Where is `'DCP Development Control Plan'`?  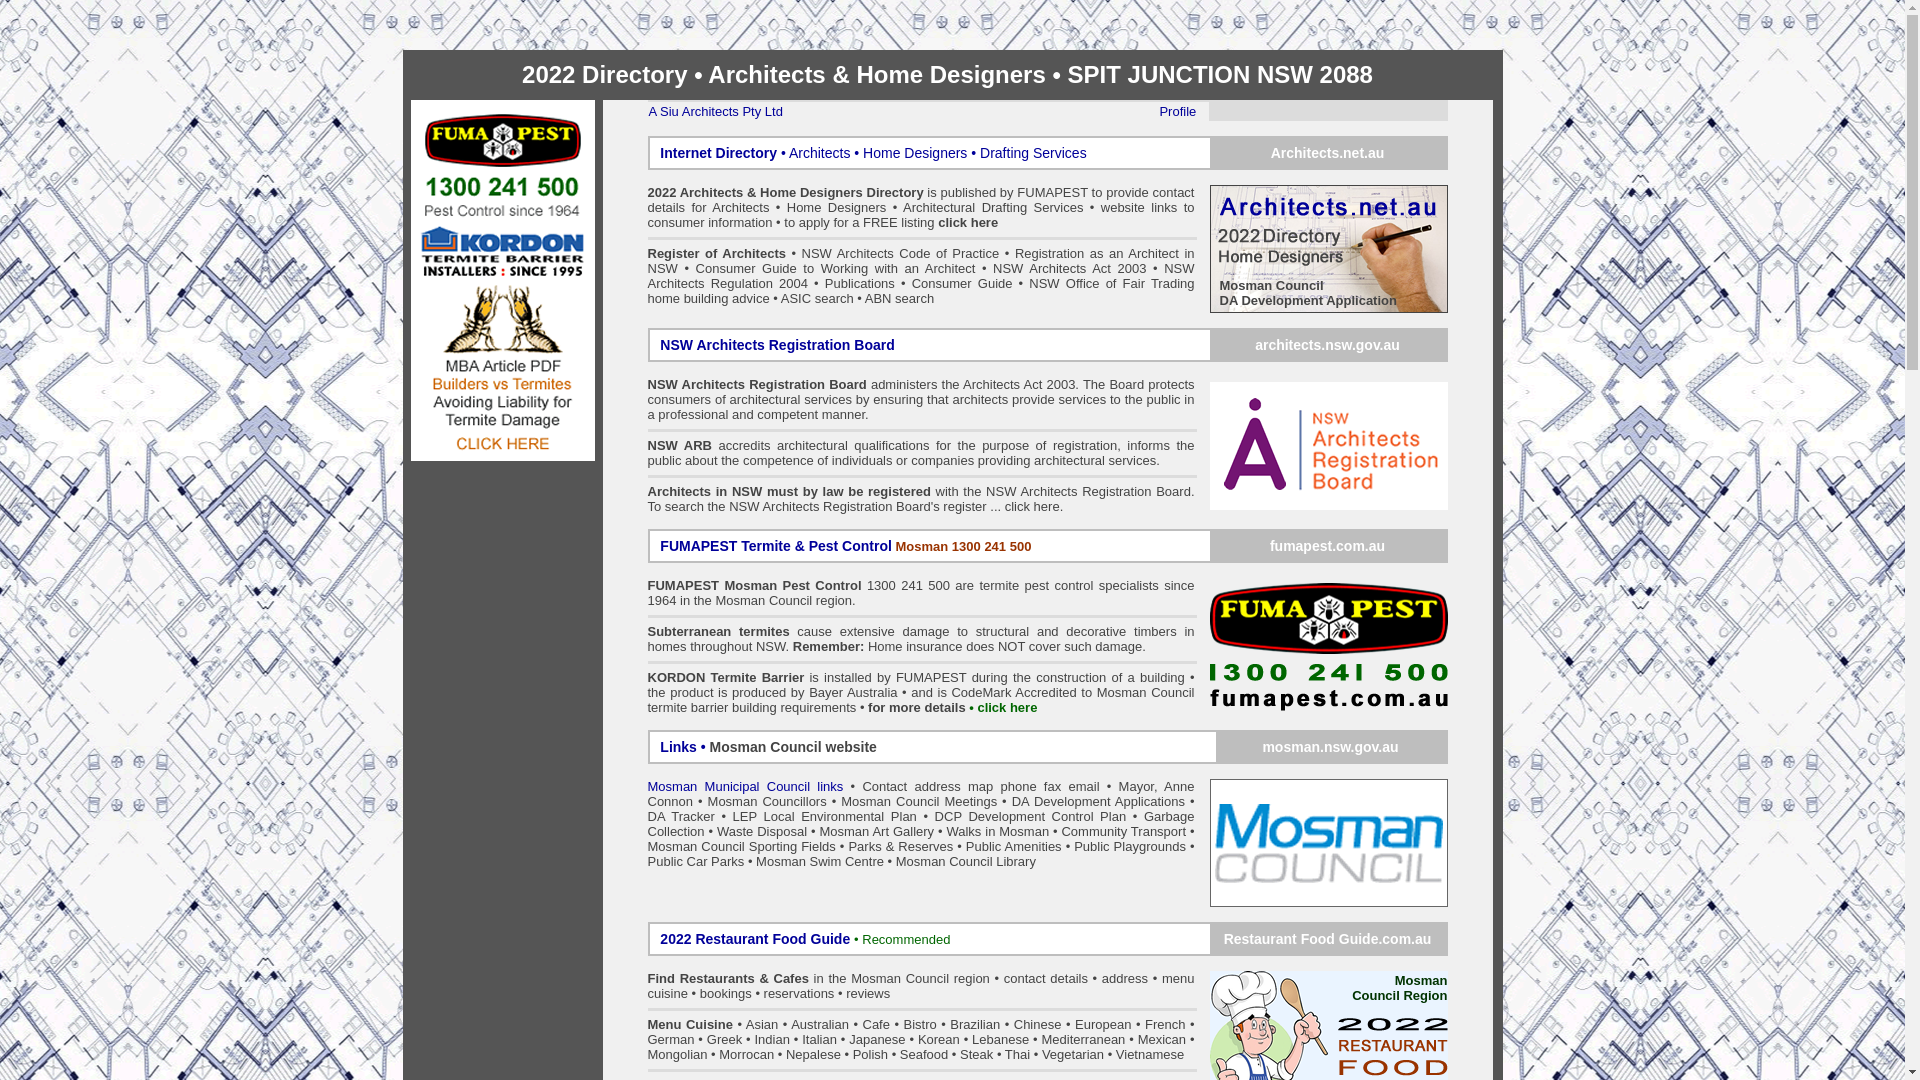
'DCP Development Control Plan' is located at coordinates (1031, 816).